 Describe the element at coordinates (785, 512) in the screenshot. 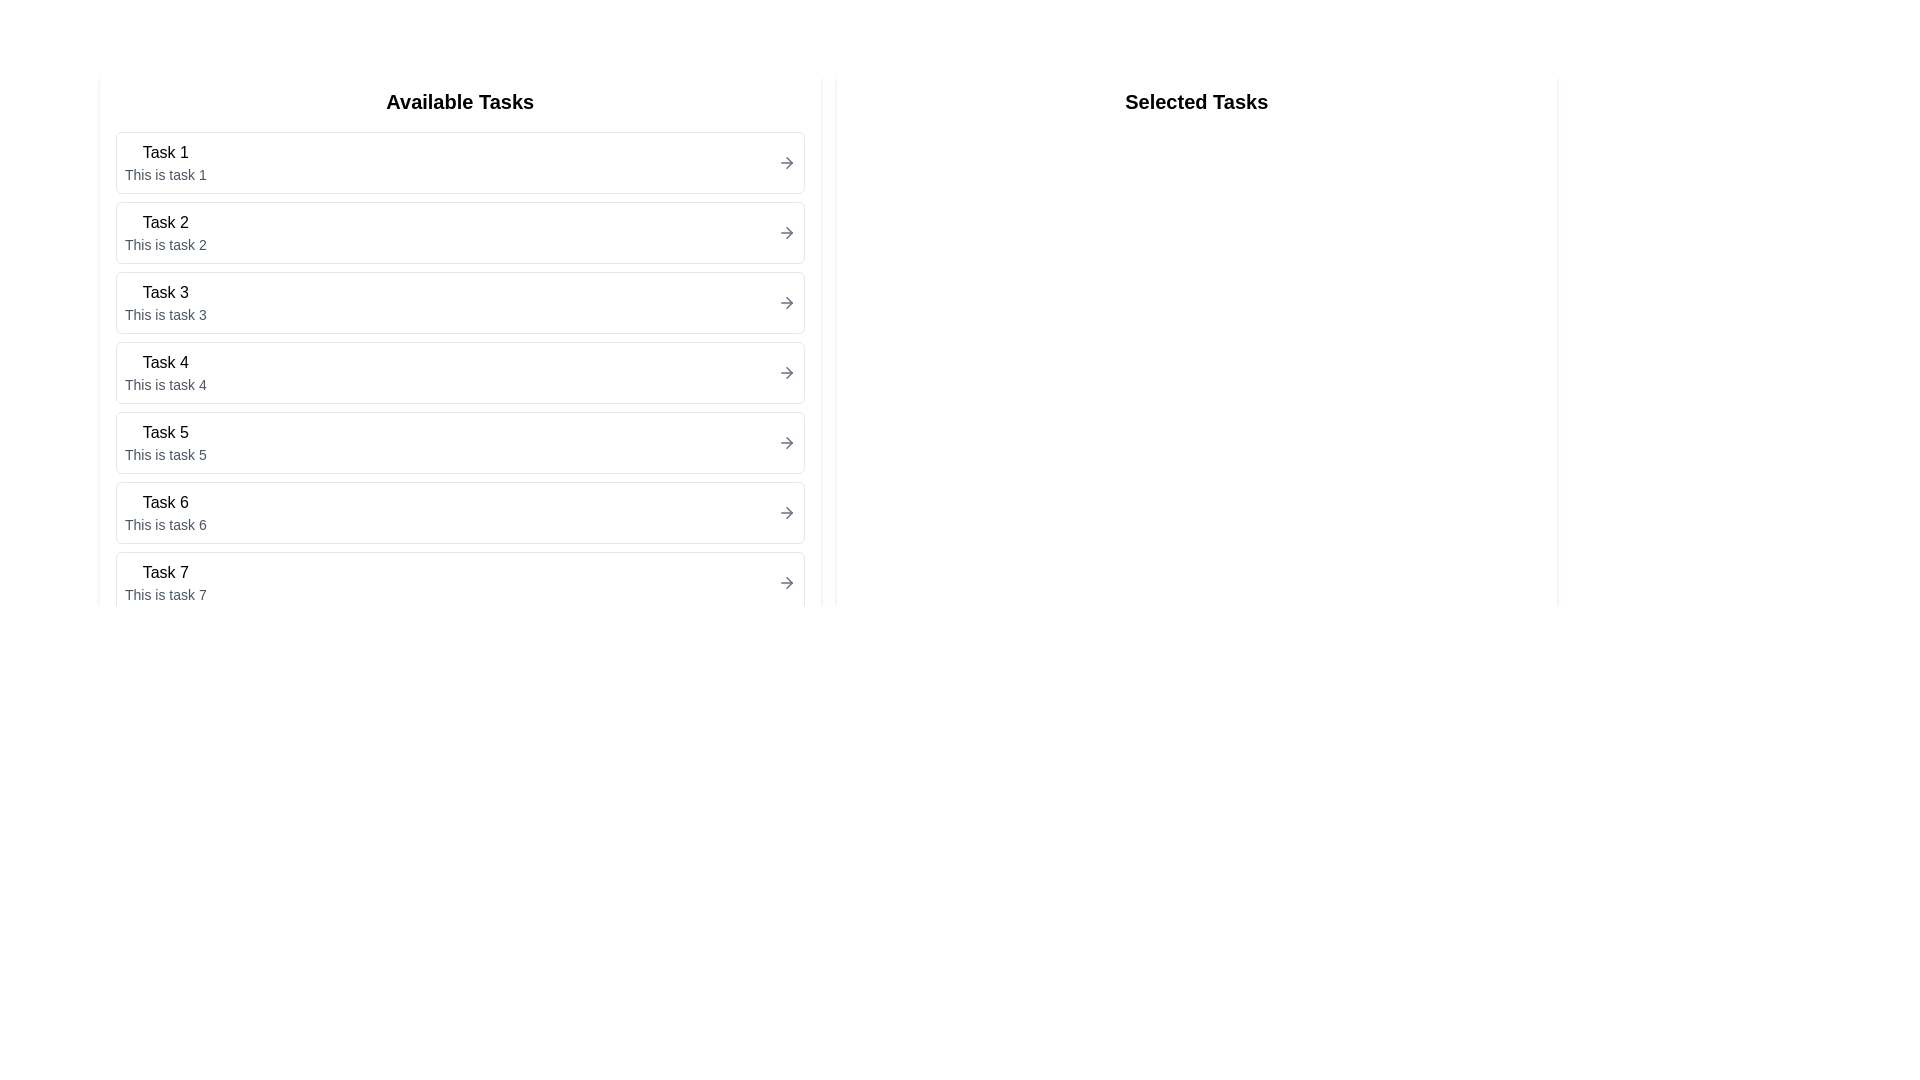

I see `the right-facing arrow icon with a gray outline located at the end of the 'Task 6' list item in the 'Available Tasks' section` at that location.